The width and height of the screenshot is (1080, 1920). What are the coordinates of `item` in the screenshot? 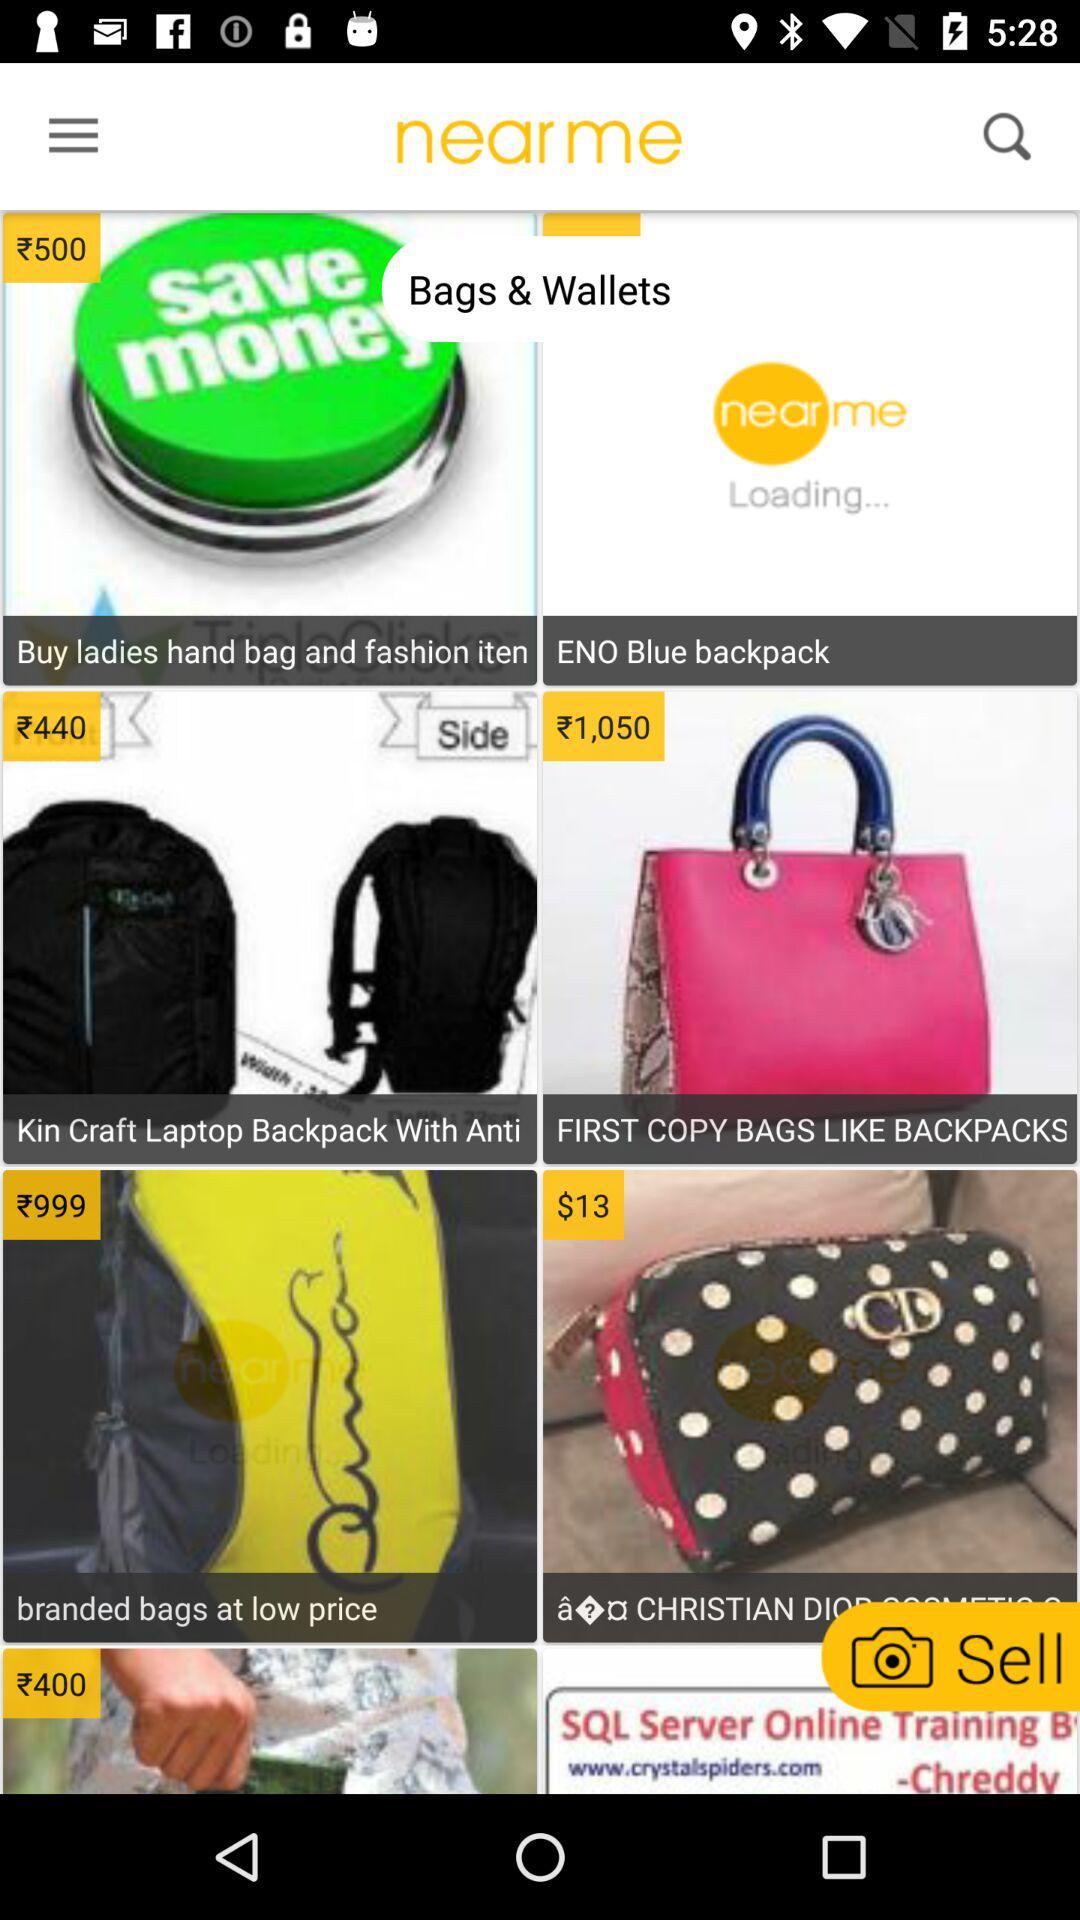 It's located at (270, 1723).